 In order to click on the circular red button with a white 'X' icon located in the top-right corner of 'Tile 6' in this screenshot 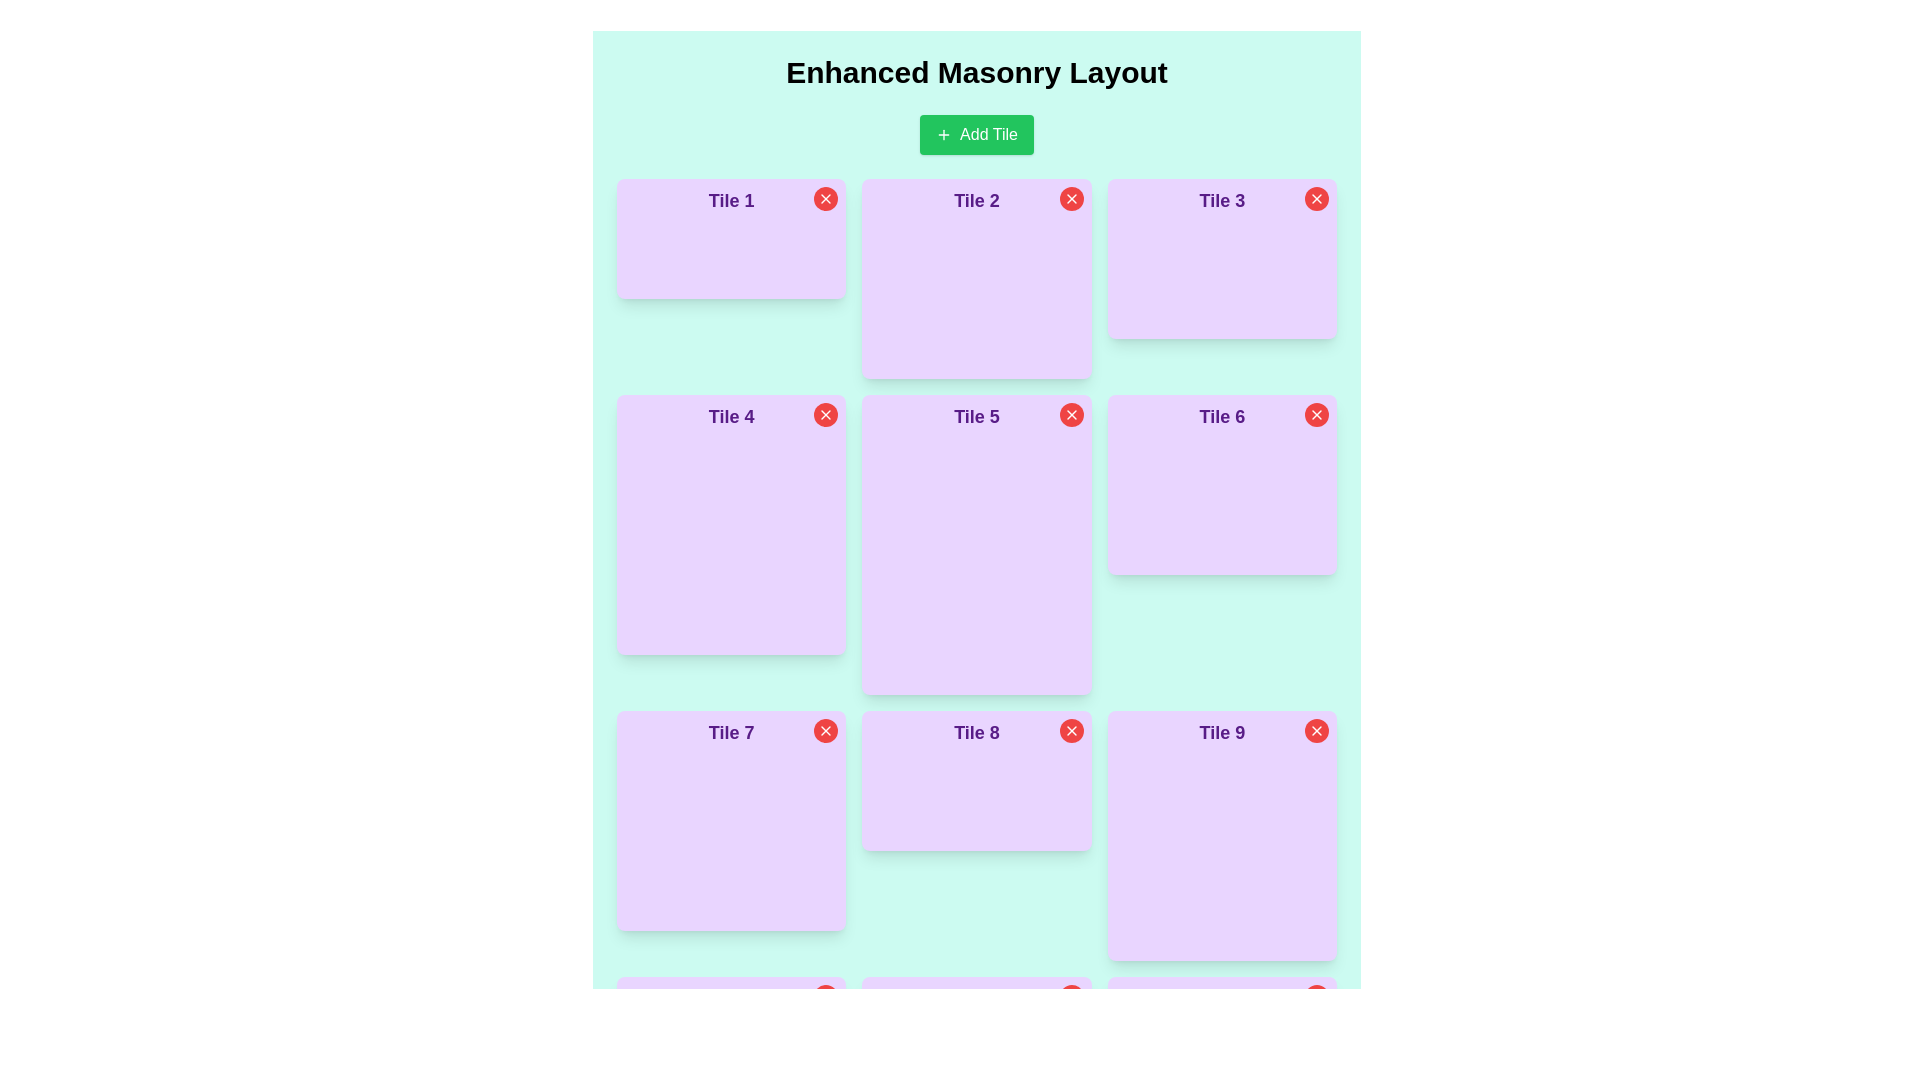, I will do `click(1316, 414)`.